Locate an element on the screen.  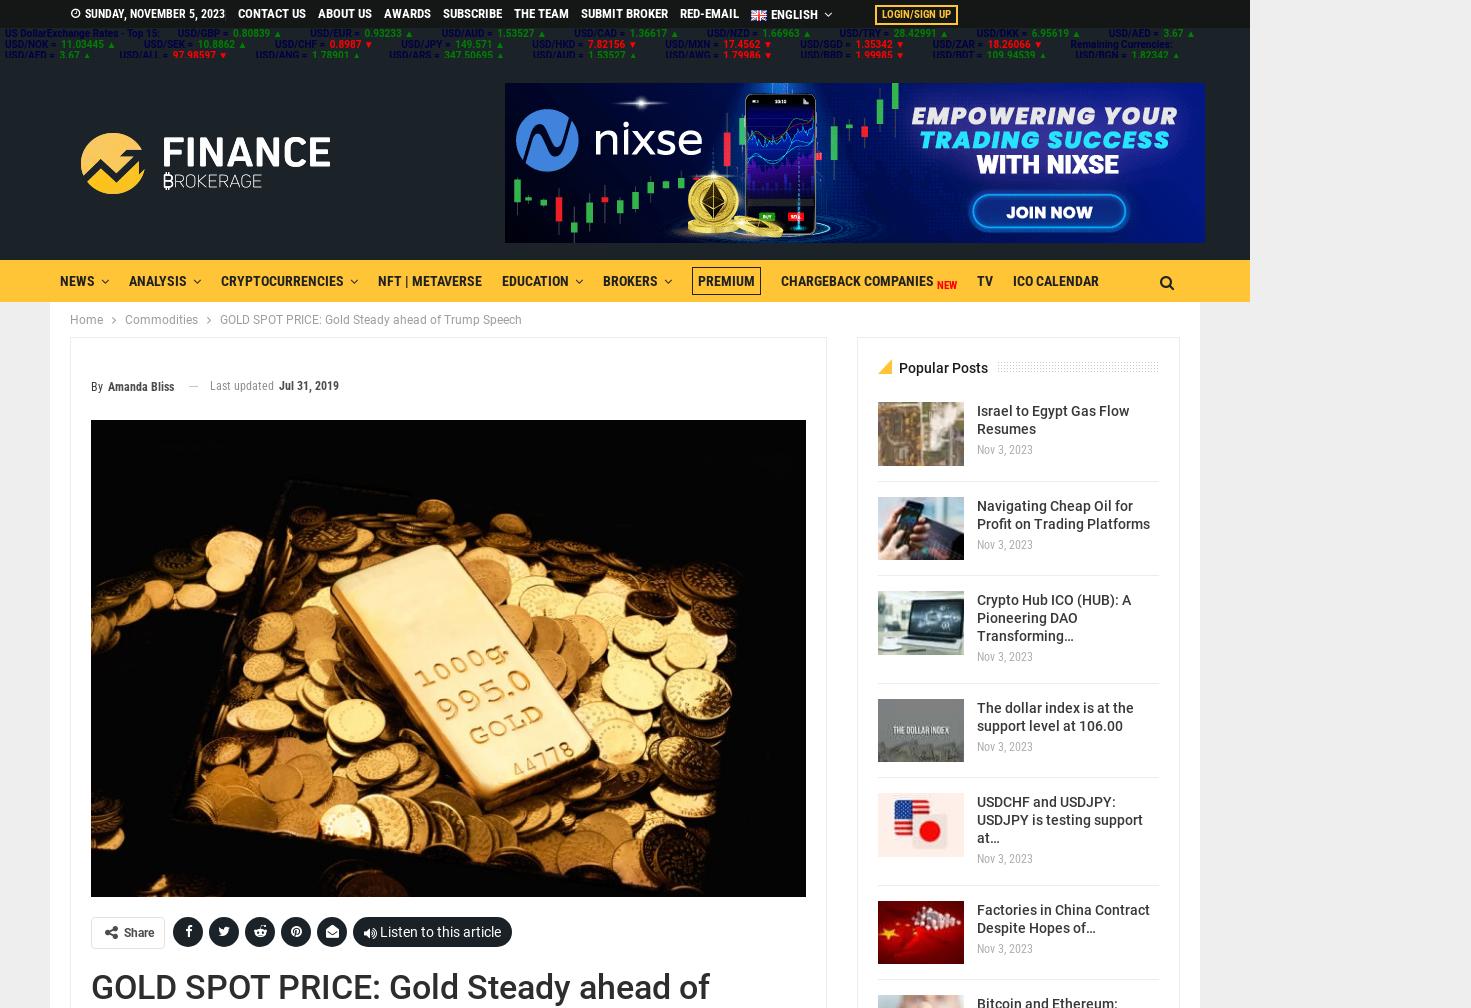
'Brokers' is located at coordinates (629, 281).